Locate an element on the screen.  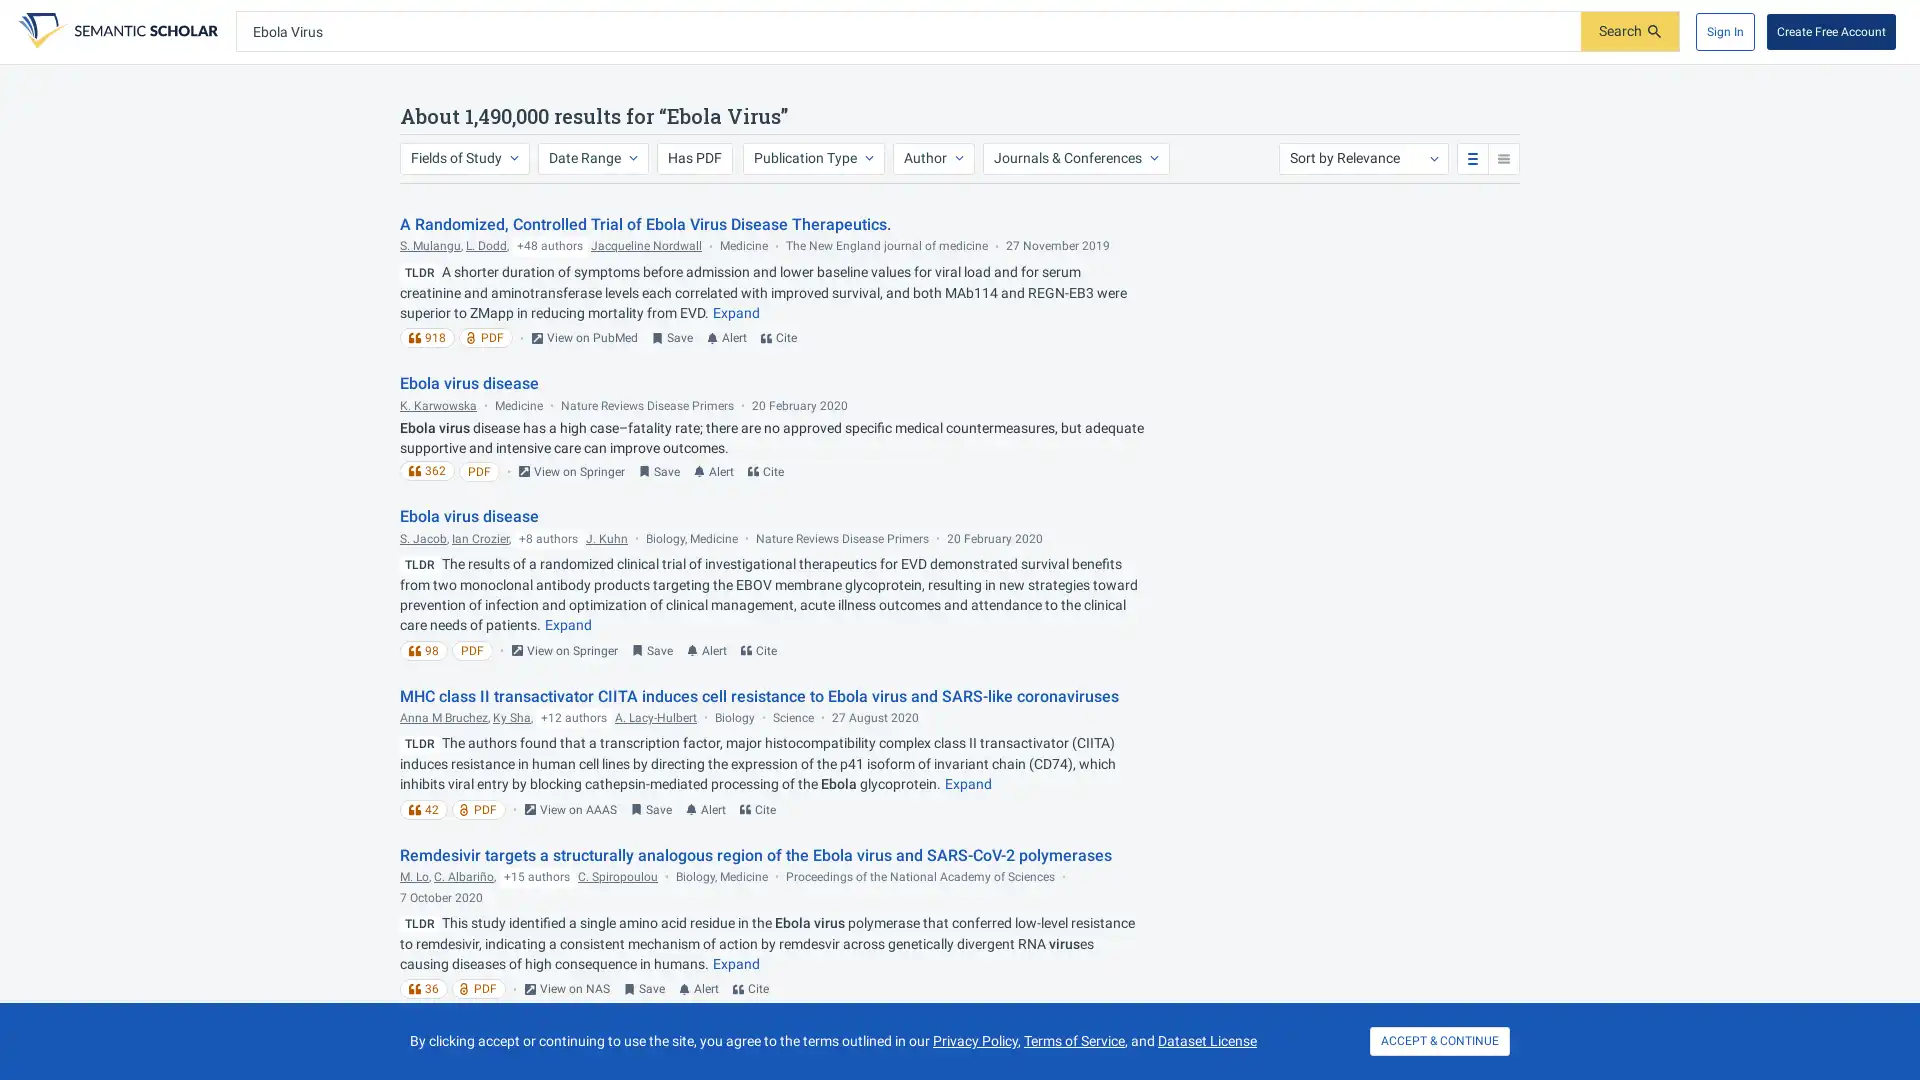
Turn on email alert for this paper is located at coordinates (725, 337).